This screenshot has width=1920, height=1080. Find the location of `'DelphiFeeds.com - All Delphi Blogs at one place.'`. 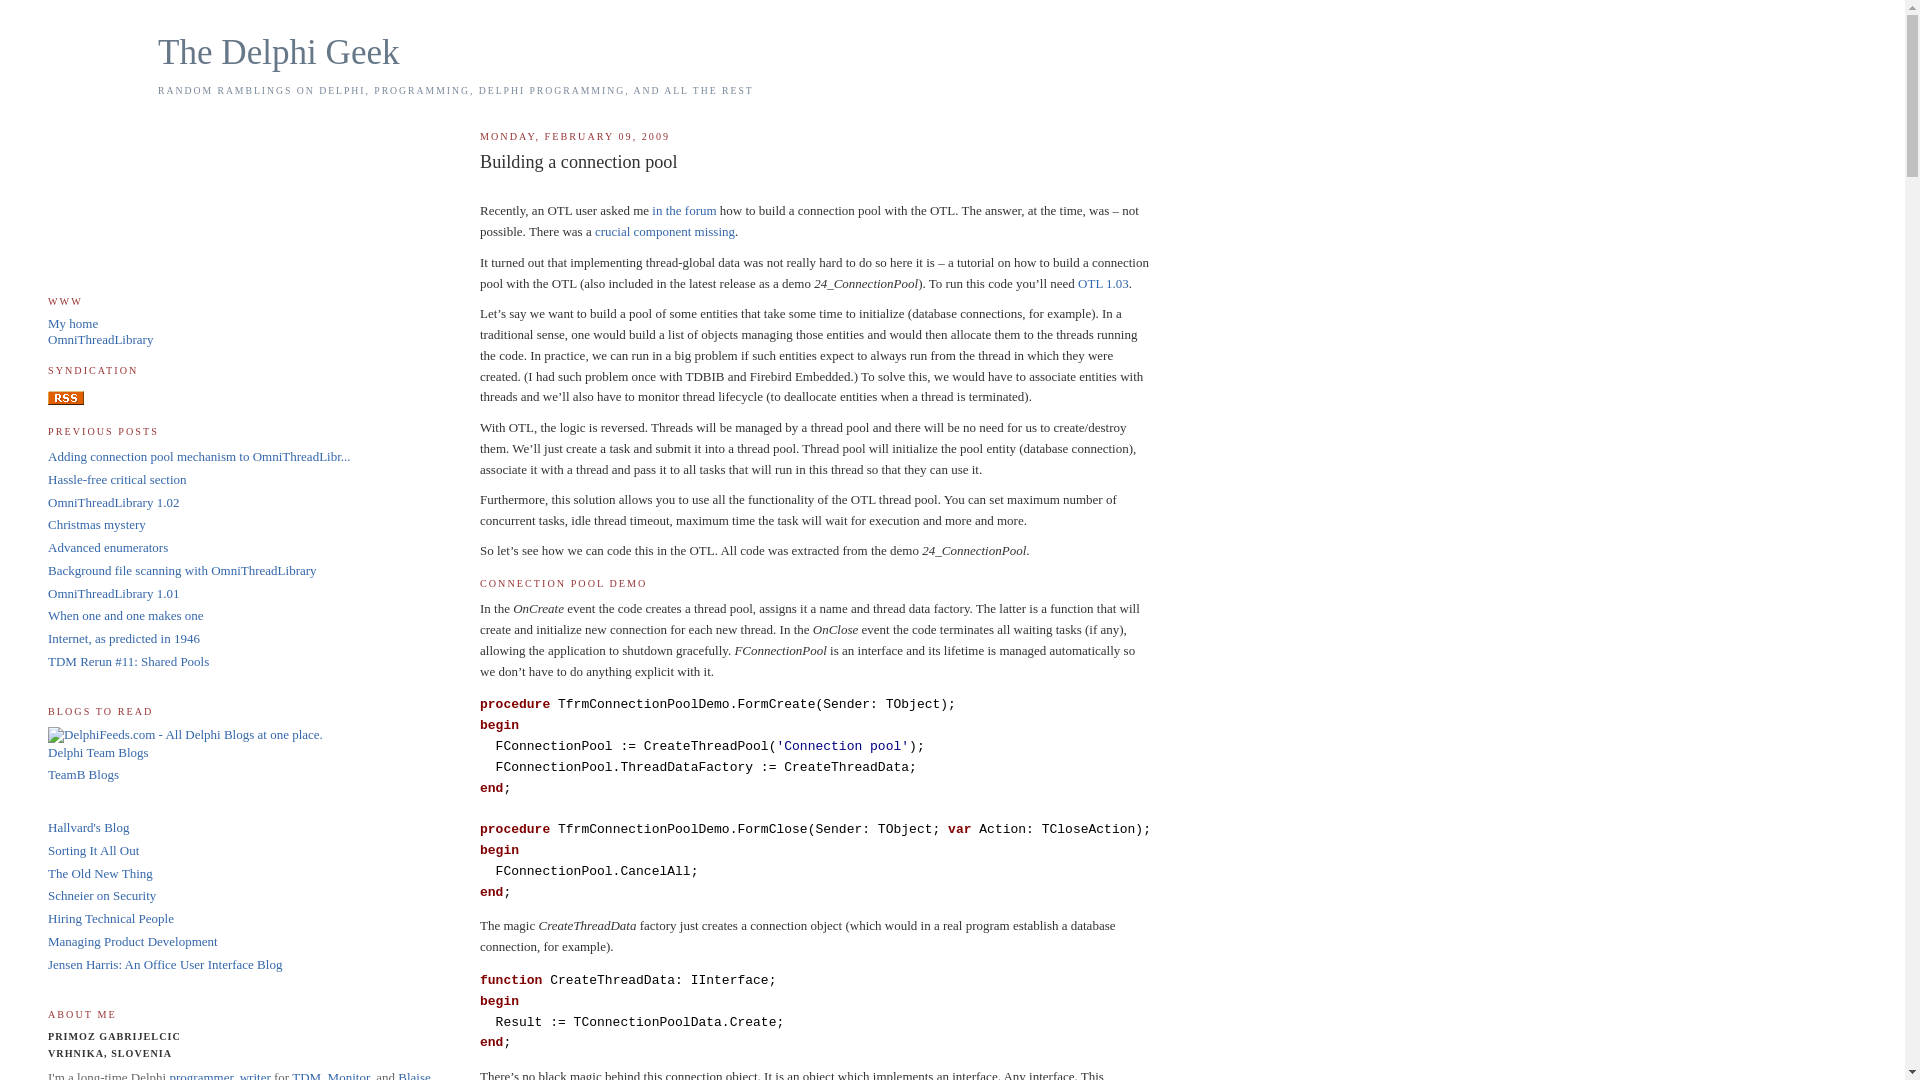

'DelphiFeeds.com - All Delphi Blogs at one place.' is located at coordinates (185, 734).